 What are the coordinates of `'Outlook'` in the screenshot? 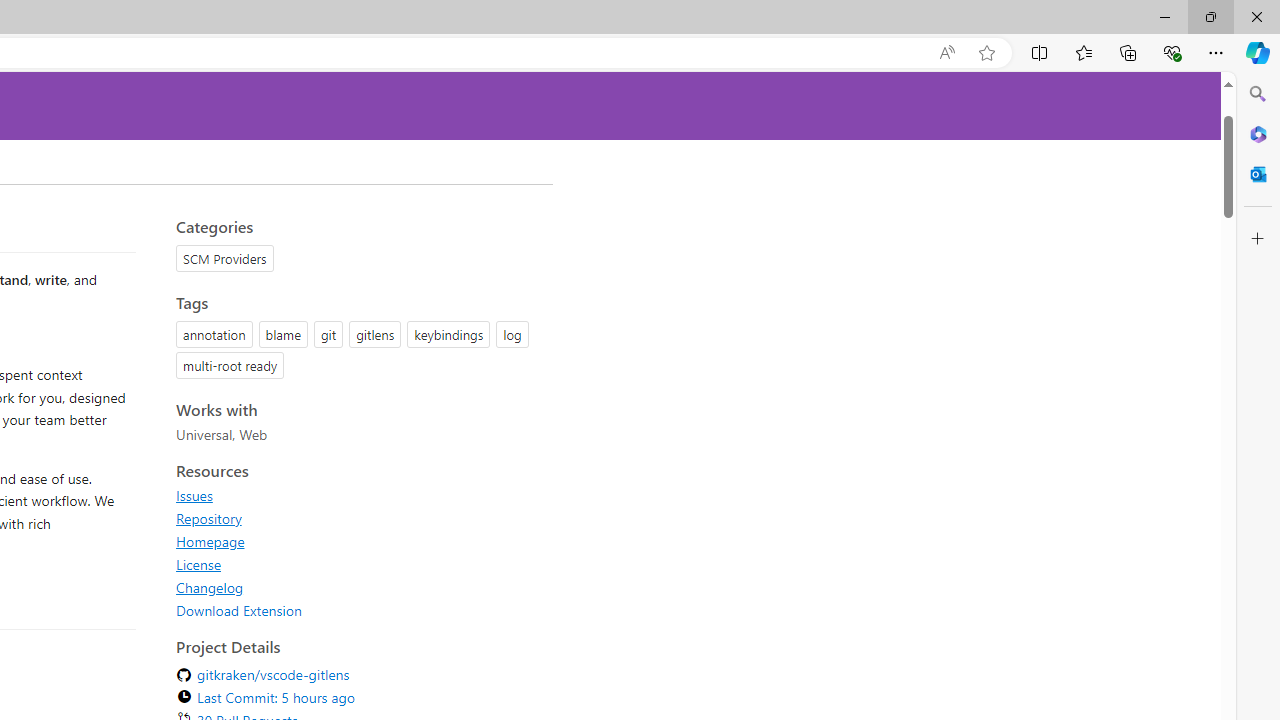 It's located at (1257, 173).